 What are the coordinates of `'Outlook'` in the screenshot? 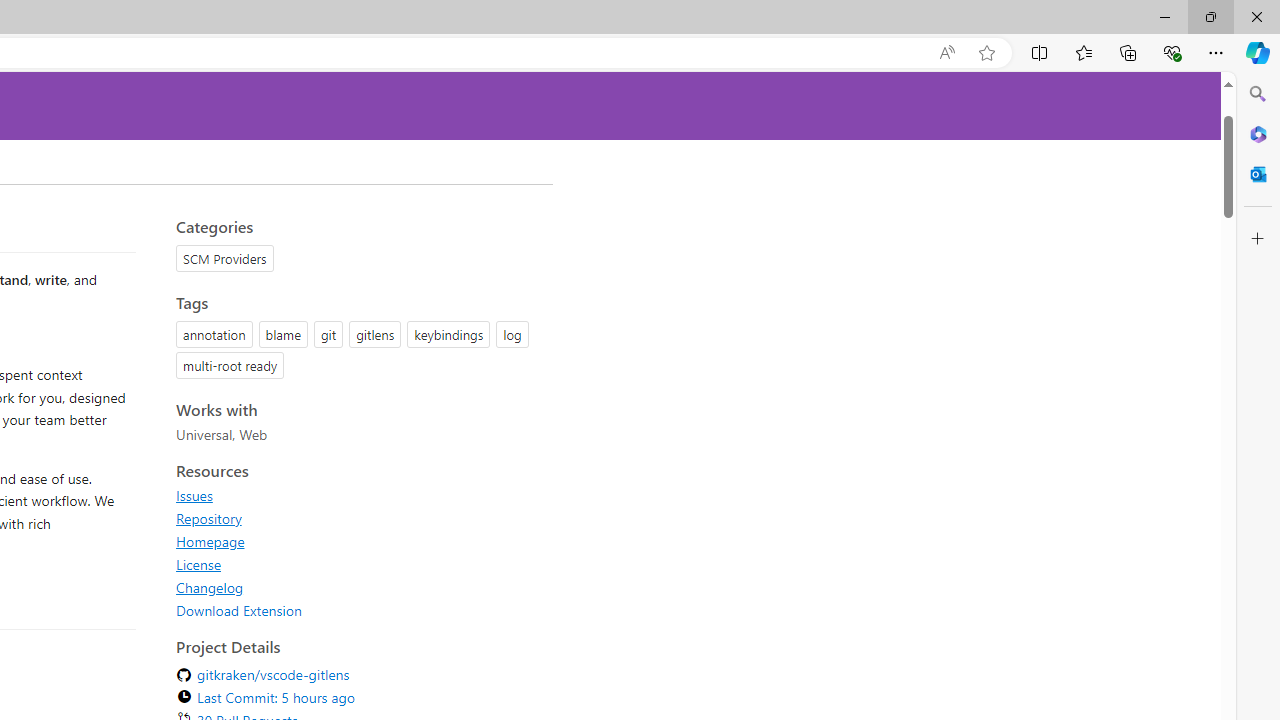 It's located at (1257, 173).